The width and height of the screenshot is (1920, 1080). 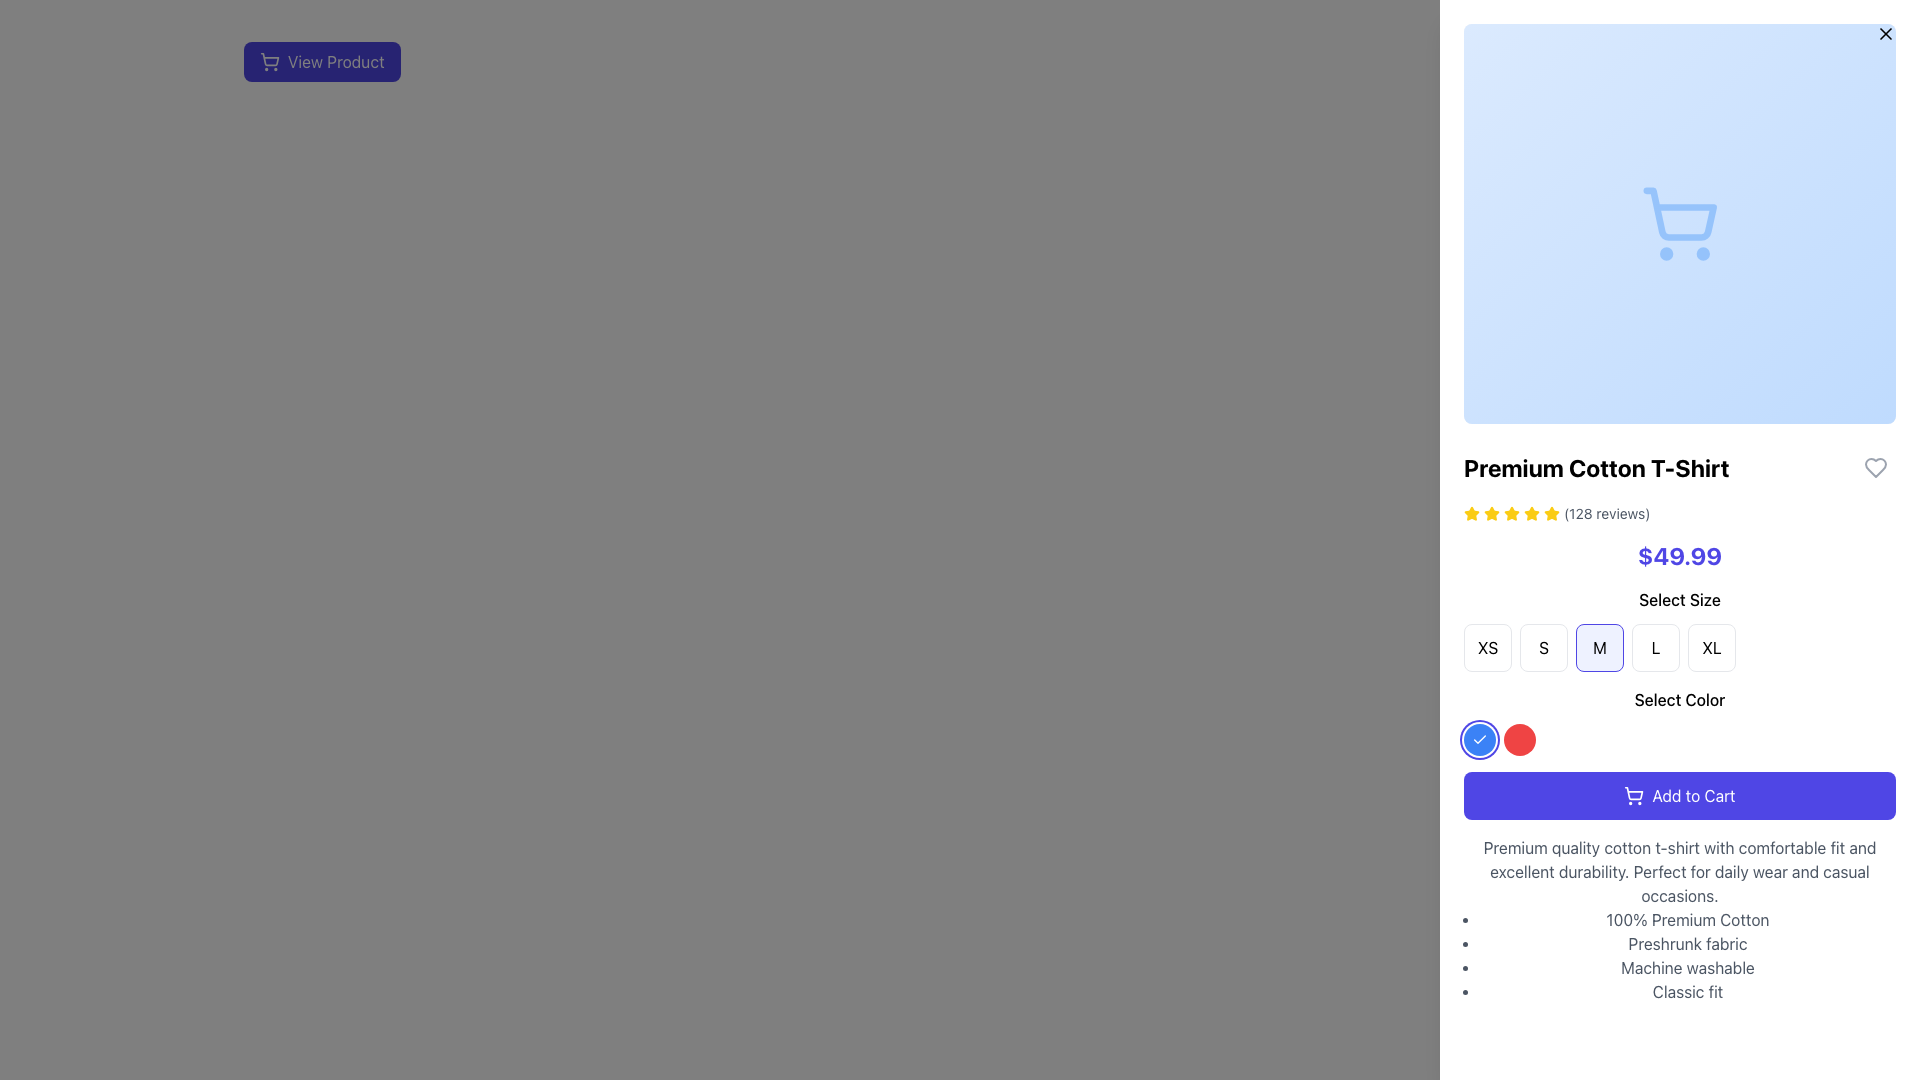 What do you see at coordinates (1680, 555) in the screenshot?
I see `the static text element displaying the price '$49.99', which is bold and indigo colored, positioned below the product title and rating section` at bounding box center [1680, 555].